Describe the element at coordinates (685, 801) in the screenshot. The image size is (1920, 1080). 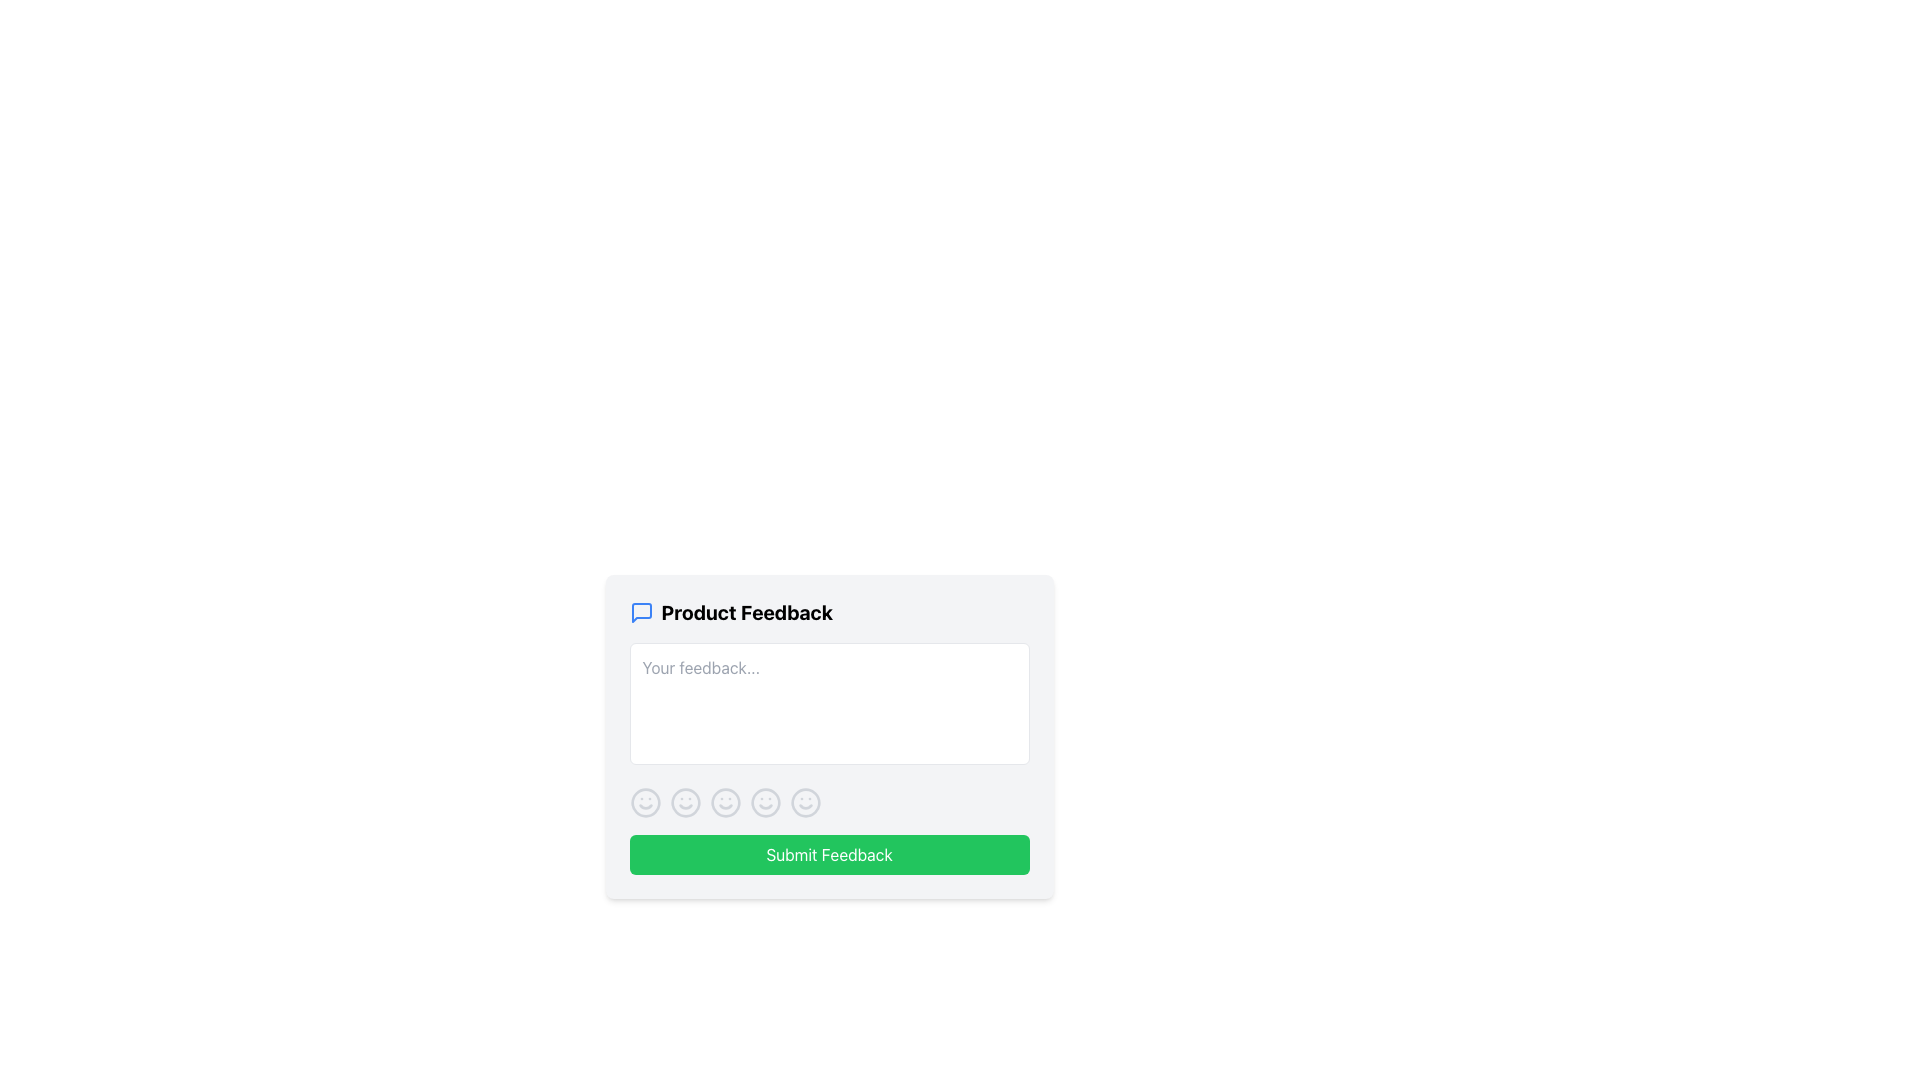
I see `the circular graphical element that represents the head of the smiling face within the SVG illustration` at that location.